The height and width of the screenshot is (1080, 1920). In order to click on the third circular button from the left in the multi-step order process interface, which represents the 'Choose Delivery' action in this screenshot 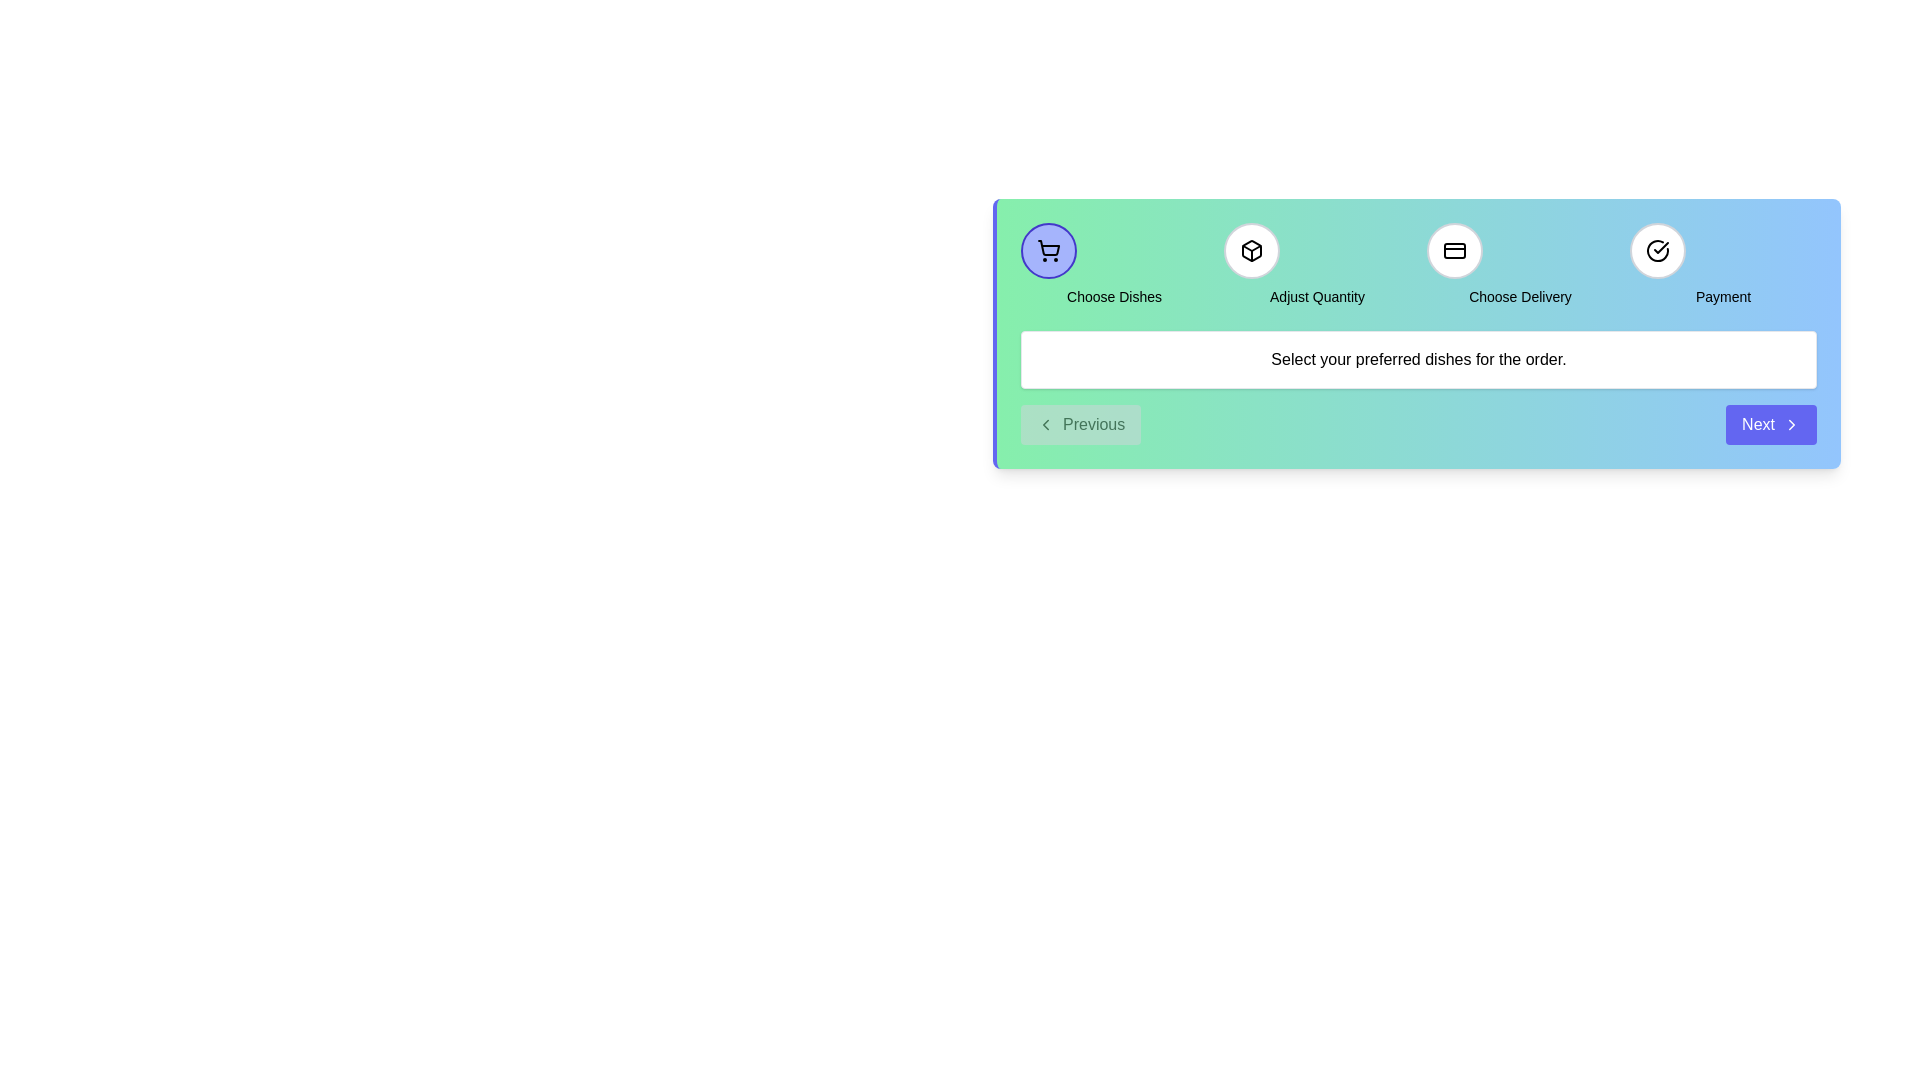, I will do `click(1454, 249)`.